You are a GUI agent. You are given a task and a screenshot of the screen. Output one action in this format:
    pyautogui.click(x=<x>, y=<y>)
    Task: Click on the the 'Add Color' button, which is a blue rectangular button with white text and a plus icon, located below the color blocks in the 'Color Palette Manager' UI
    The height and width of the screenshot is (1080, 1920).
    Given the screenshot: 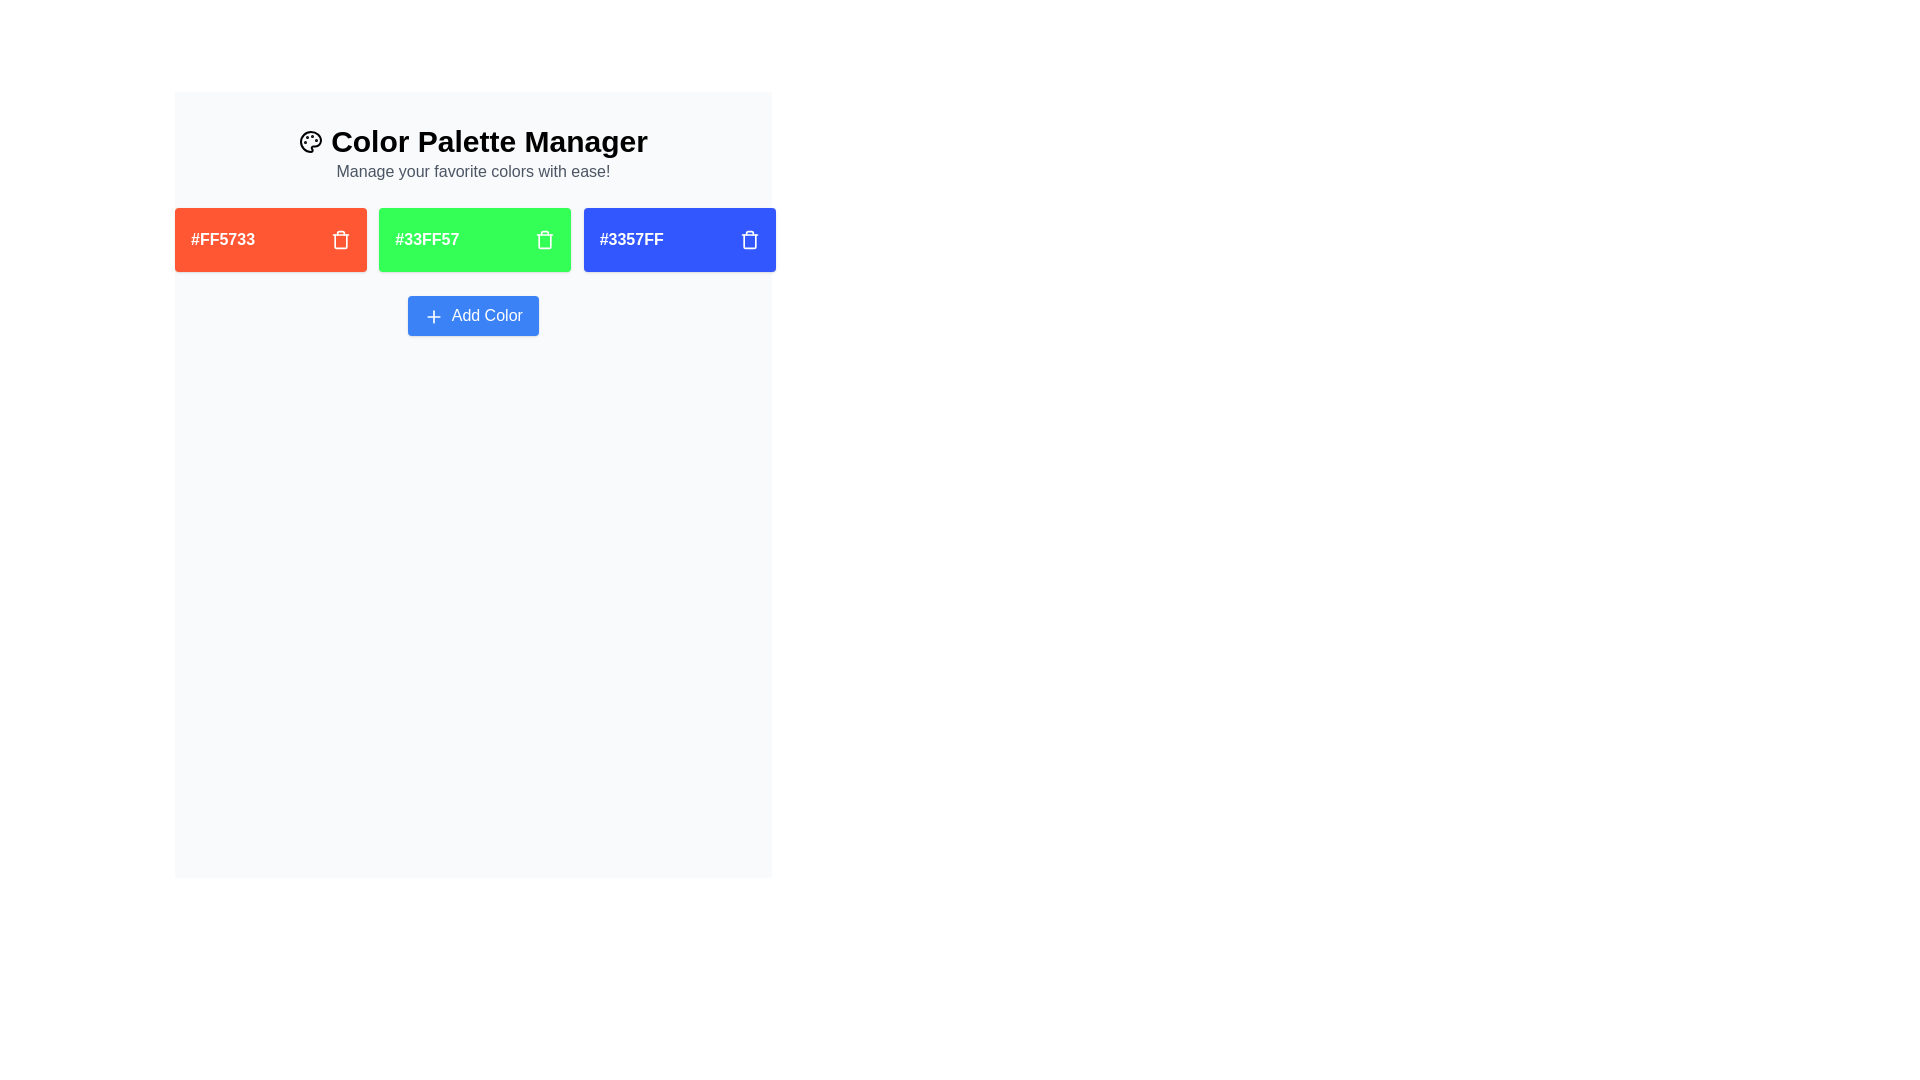 What is the action you would take?
    pyautogui.click(x=472, y=315)
    